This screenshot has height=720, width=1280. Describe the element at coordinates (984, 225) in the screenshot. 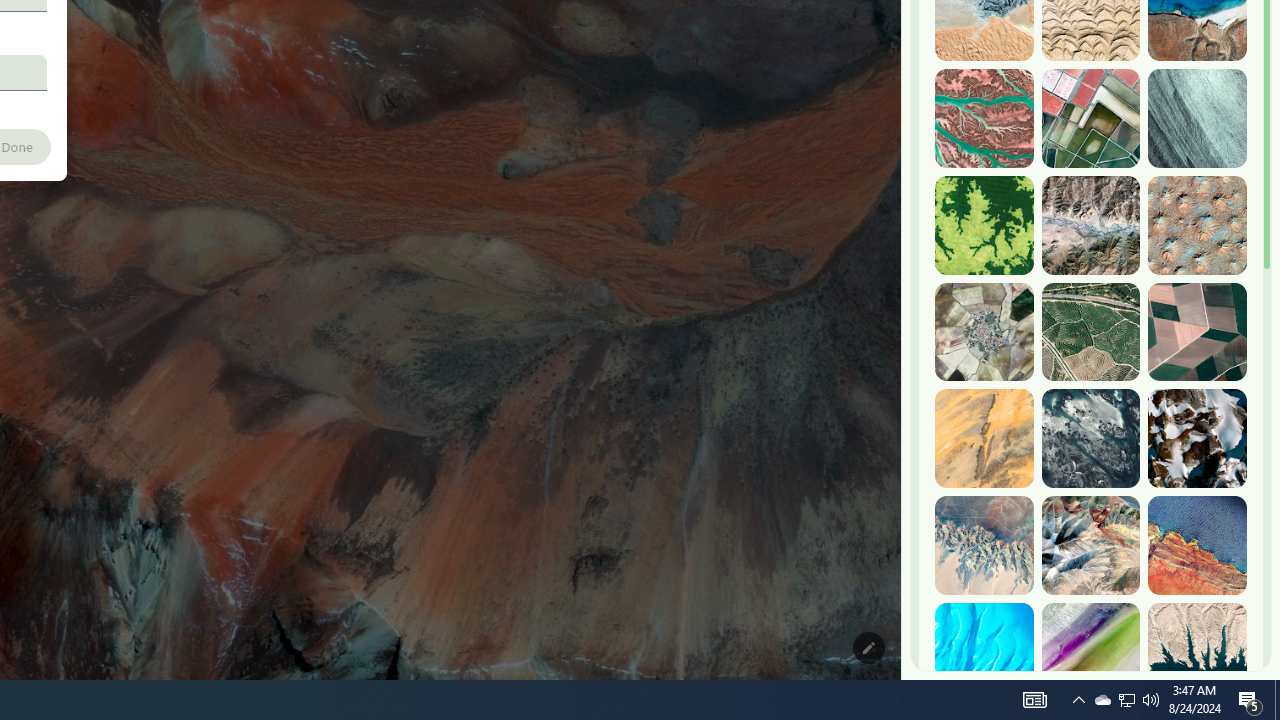

I see `'Dekese, DR Congo'` at that location.